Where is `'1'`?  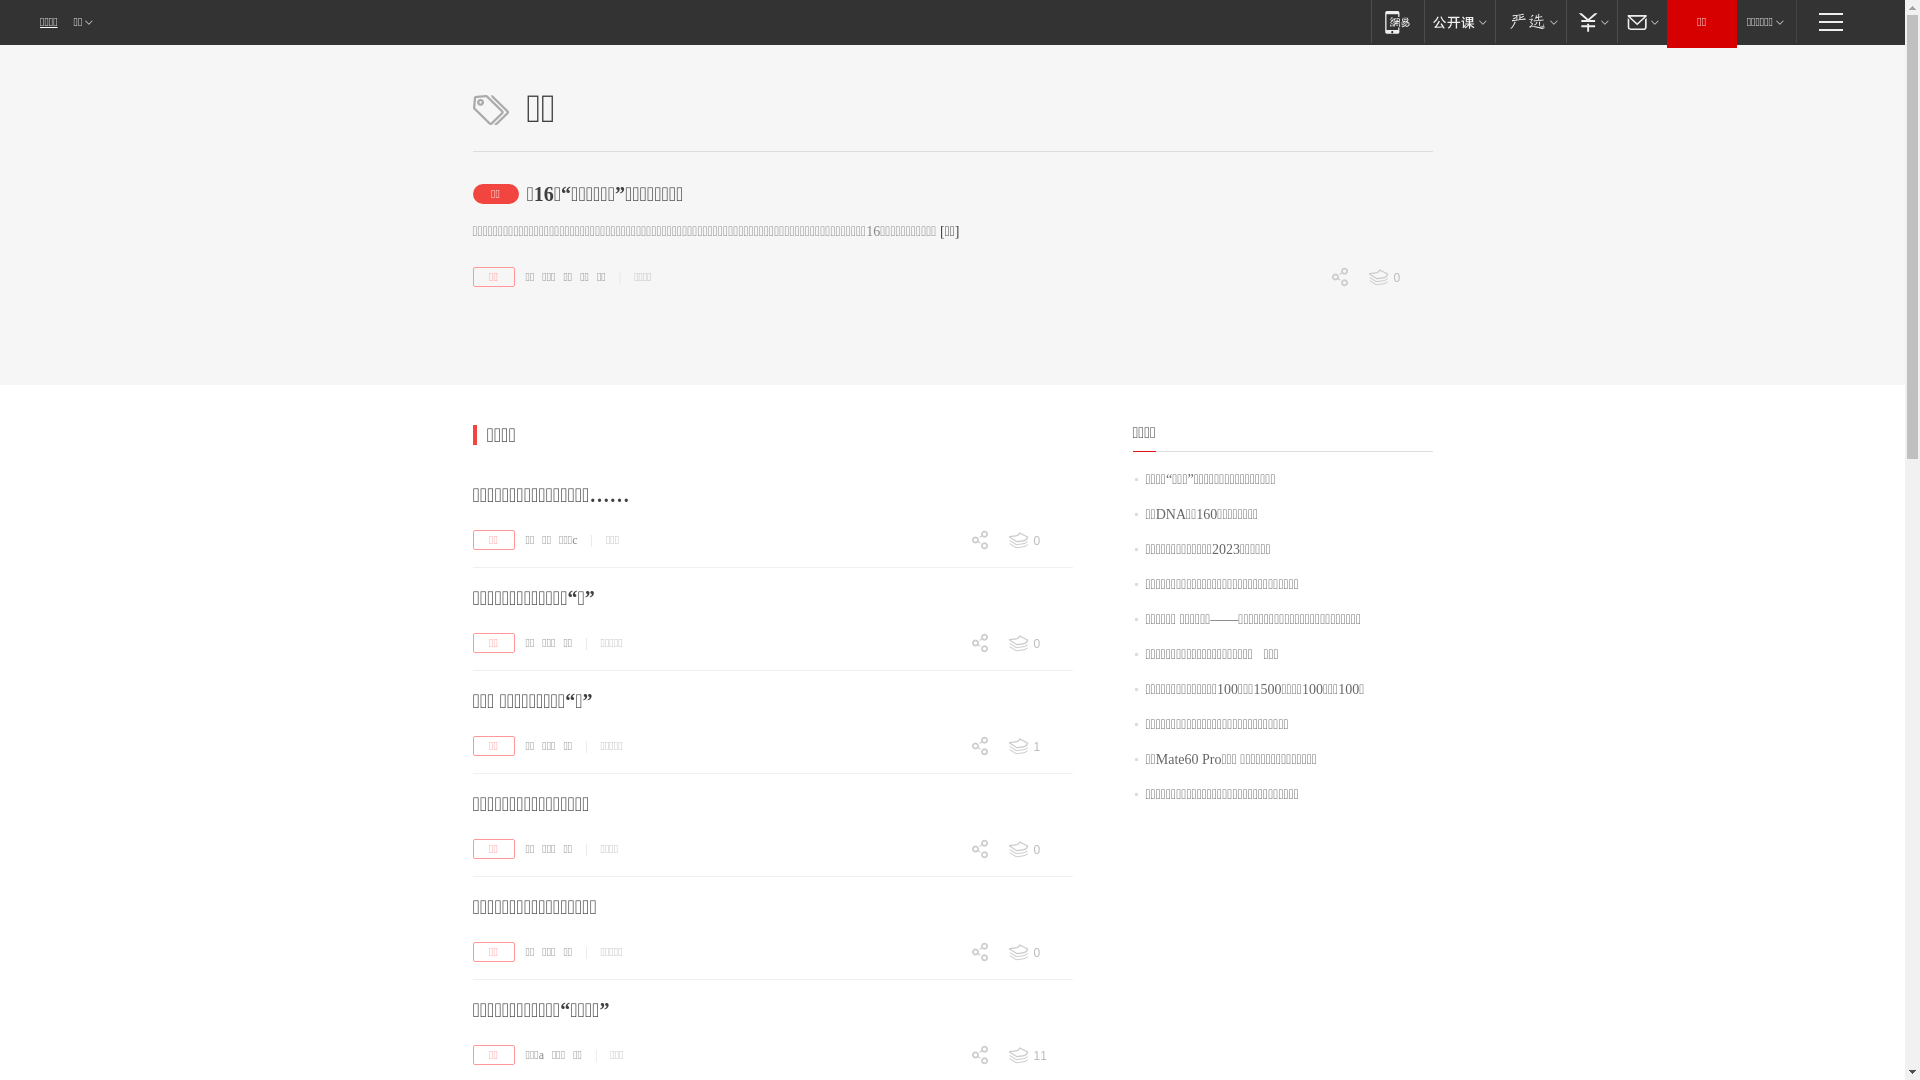 '1' is located at coordinates (1008, 747).